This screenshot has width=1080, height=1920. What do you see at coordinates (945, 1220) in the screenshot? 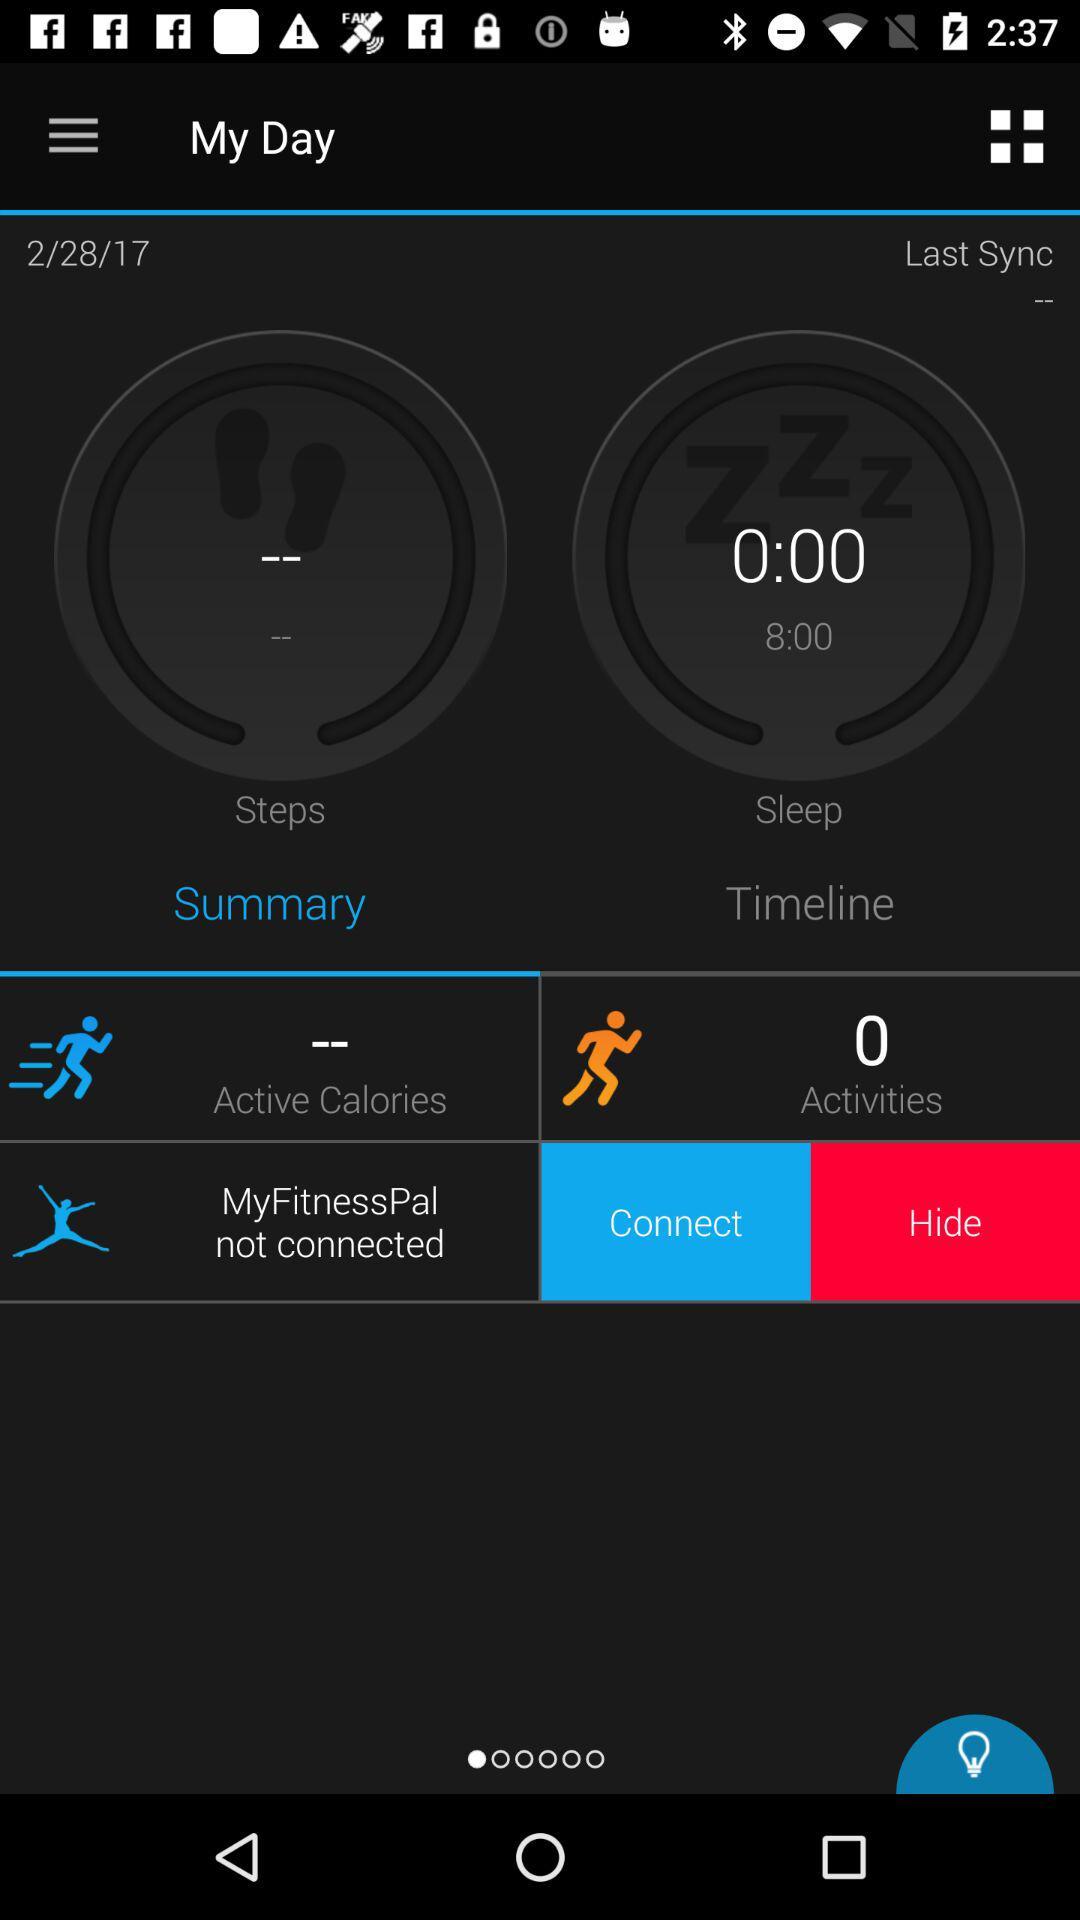
I see `the icon next to connect` at bounding box center [945, 1220].